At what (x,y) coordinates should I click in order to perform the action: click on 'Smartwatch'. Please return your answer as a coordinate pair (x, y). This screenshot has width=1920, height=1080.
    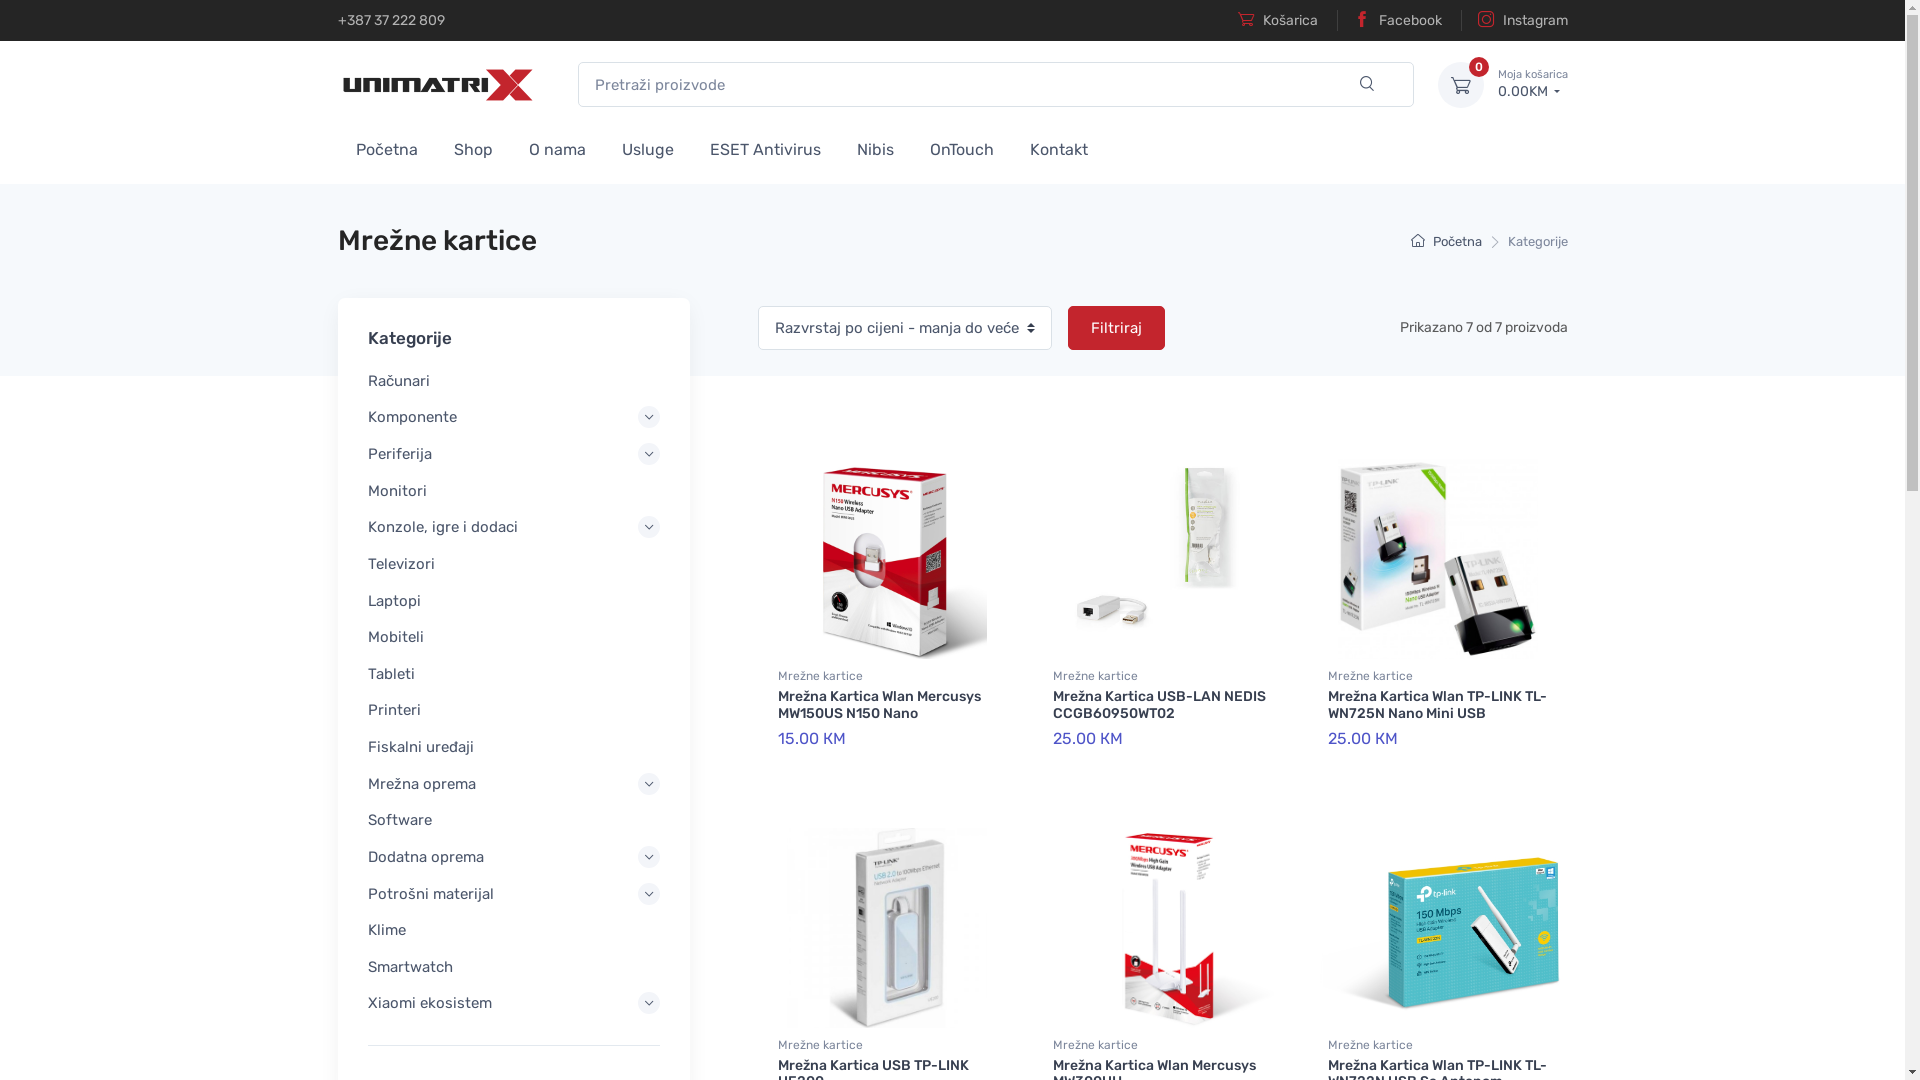
    Looking at the image, I should click on (368, 966).